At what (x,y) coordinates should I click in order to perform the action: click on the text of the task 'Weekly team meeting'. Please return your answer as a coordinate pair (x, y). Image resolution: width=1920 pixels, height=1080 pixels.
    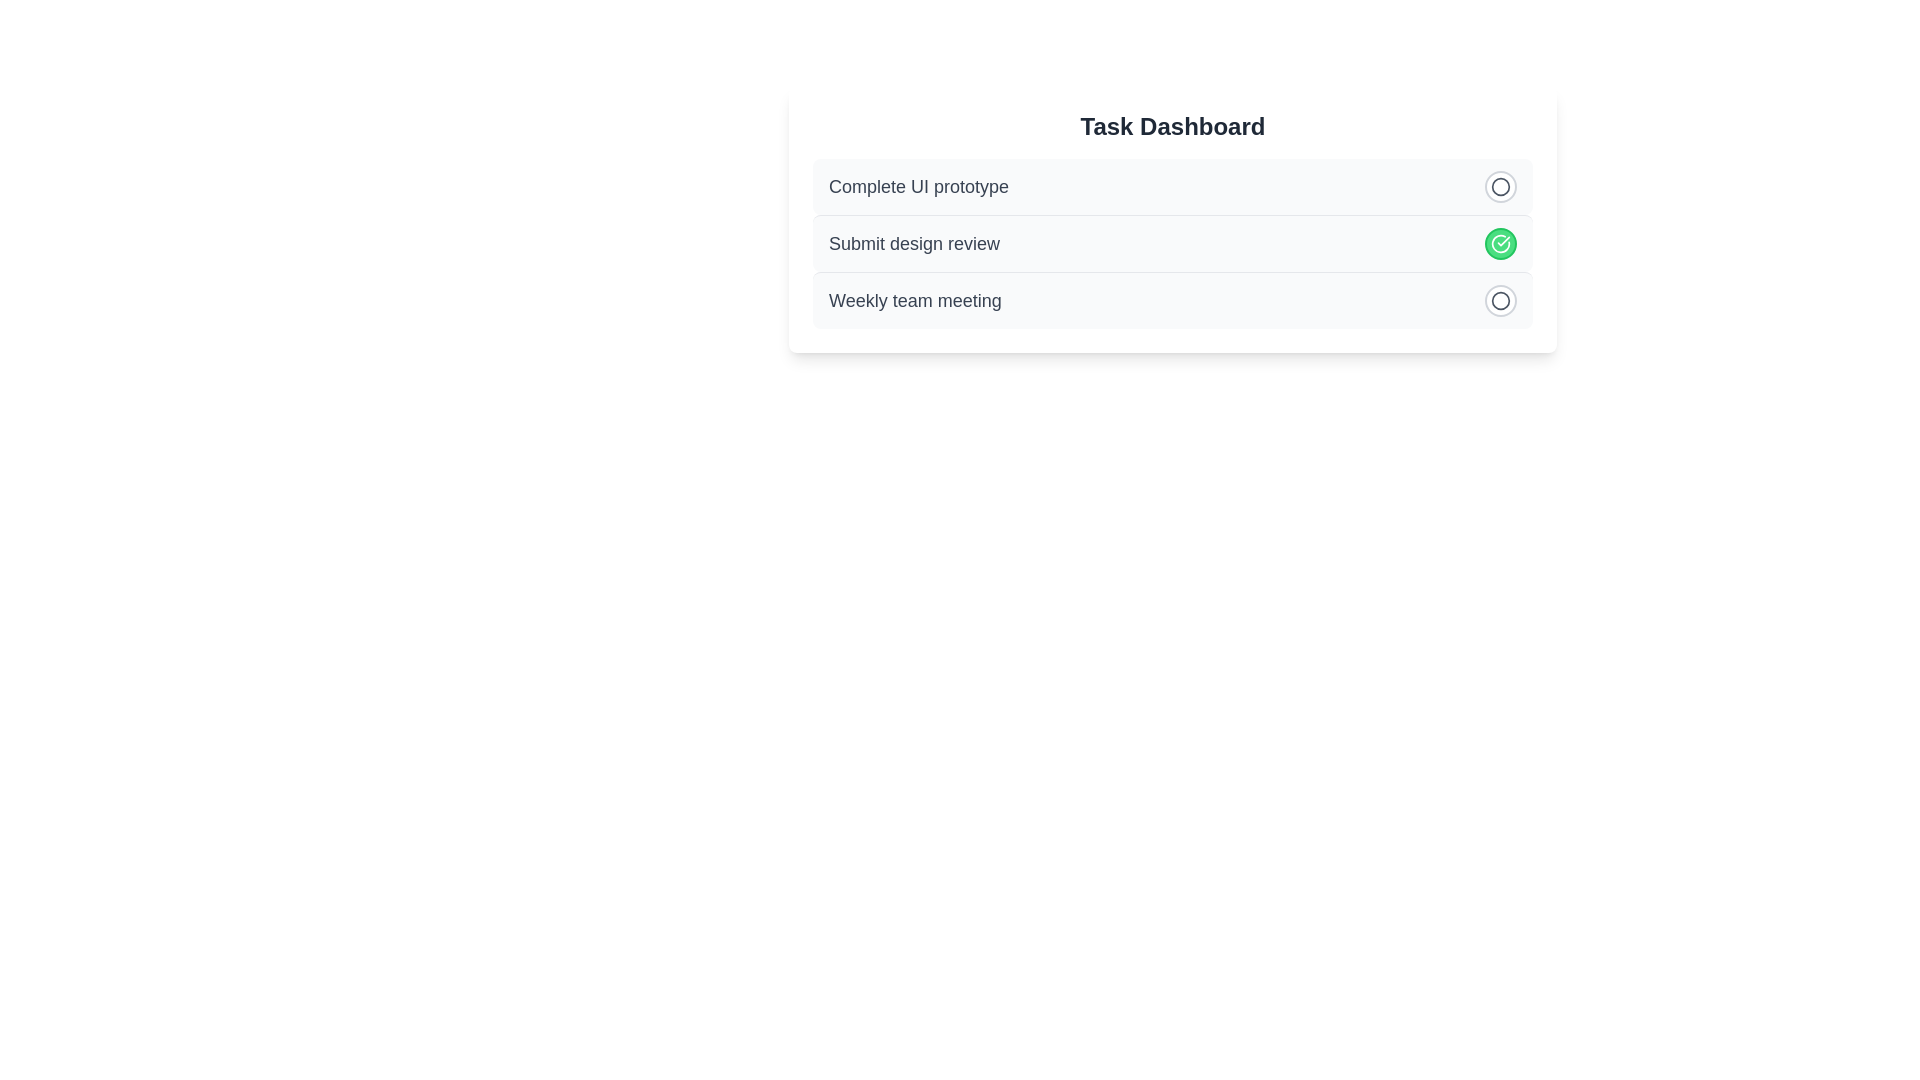
    Looking at the image, I should click on (914, 300).